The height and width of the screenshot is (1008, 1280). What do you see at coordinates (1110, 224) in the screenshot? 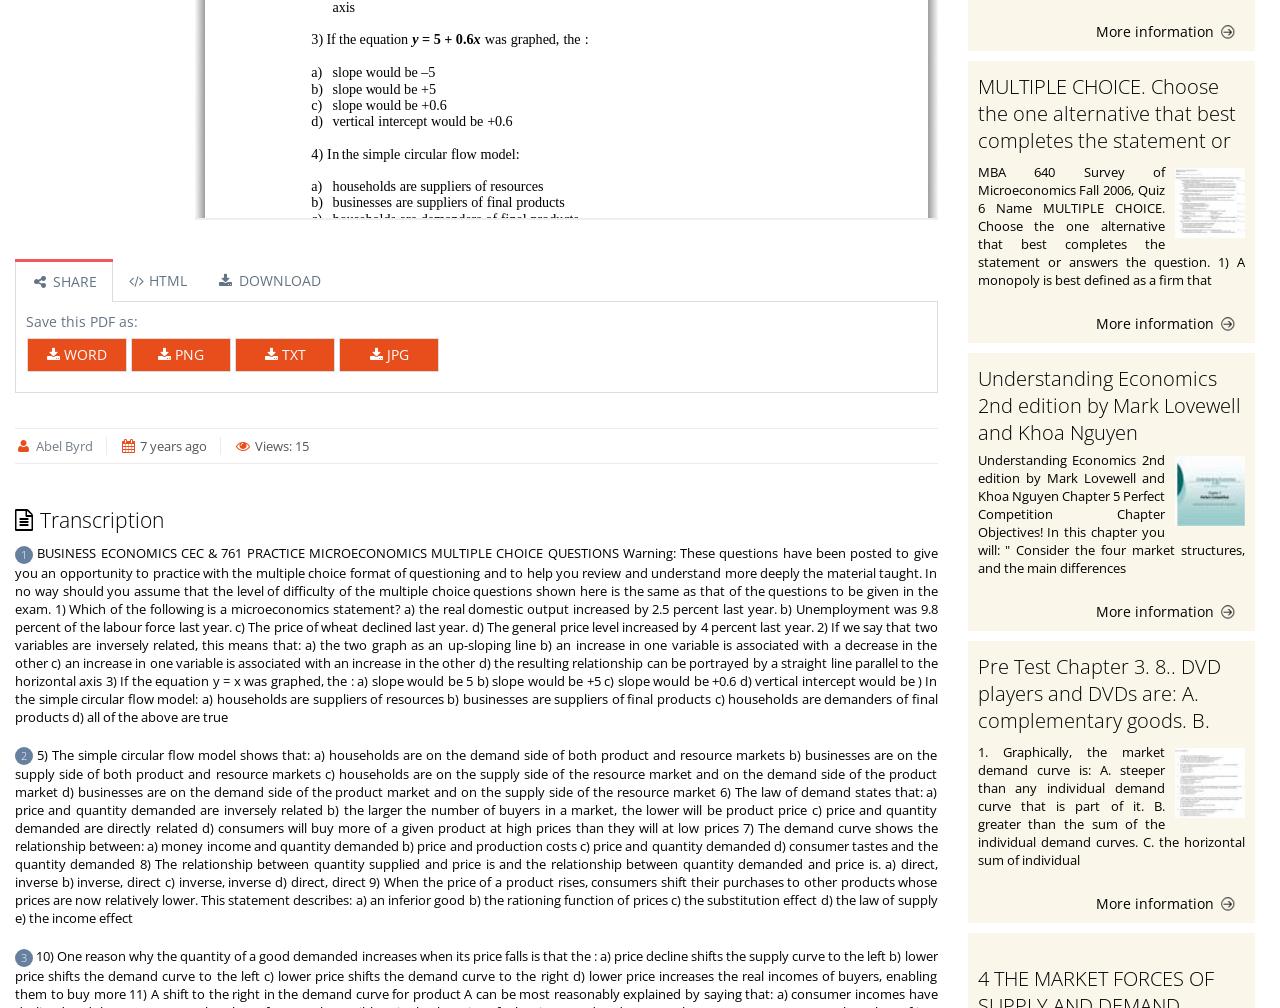
I see `'MBA 640 Survey of Microeconomics Fall 2006, Quiz 6 Name MULTIPLE CHOICE. Choose the one alternative that best completes the statement or answers the question. 1) A monopoly is best defined as a firm that'` at bounding box center [1110, 224].